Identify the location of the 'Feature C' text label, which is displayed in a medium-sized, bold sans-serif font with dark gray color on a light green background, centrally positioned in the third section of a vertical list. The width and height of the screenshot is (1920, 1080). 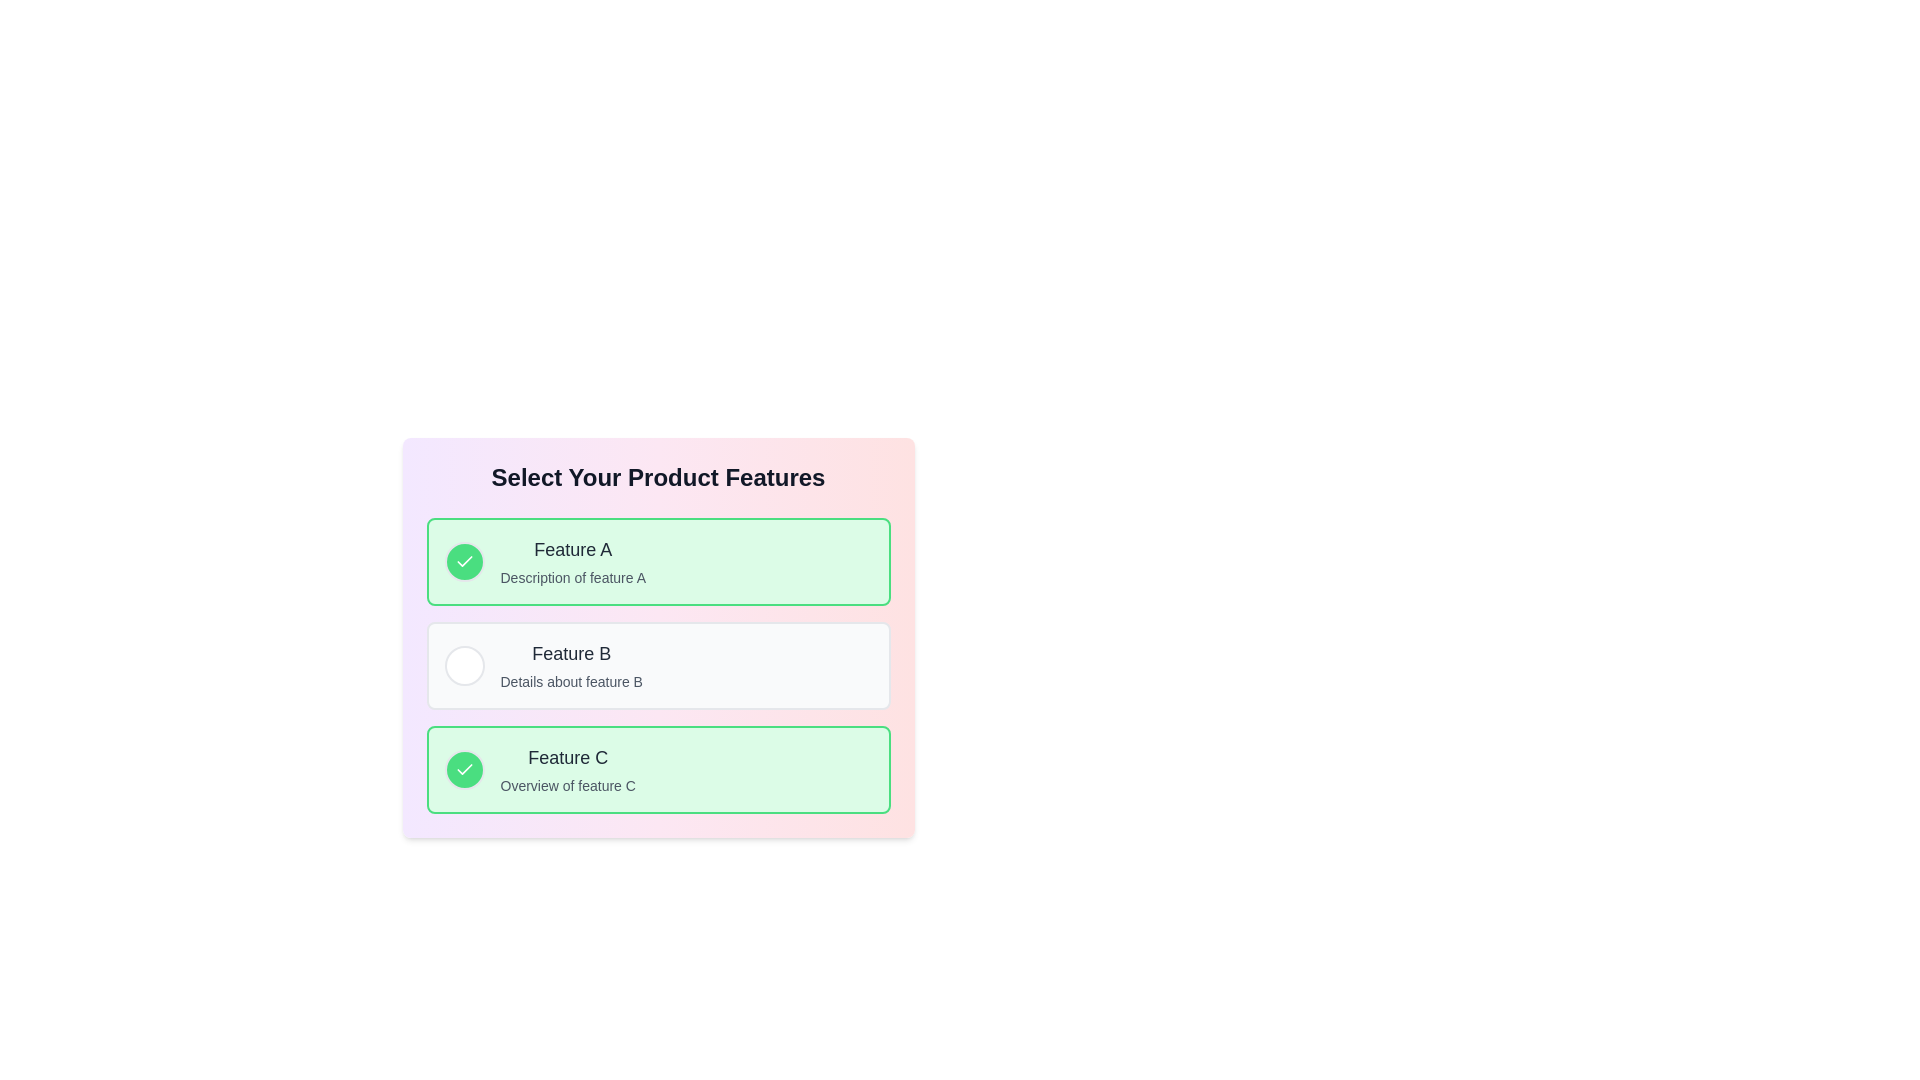
(567, 758).